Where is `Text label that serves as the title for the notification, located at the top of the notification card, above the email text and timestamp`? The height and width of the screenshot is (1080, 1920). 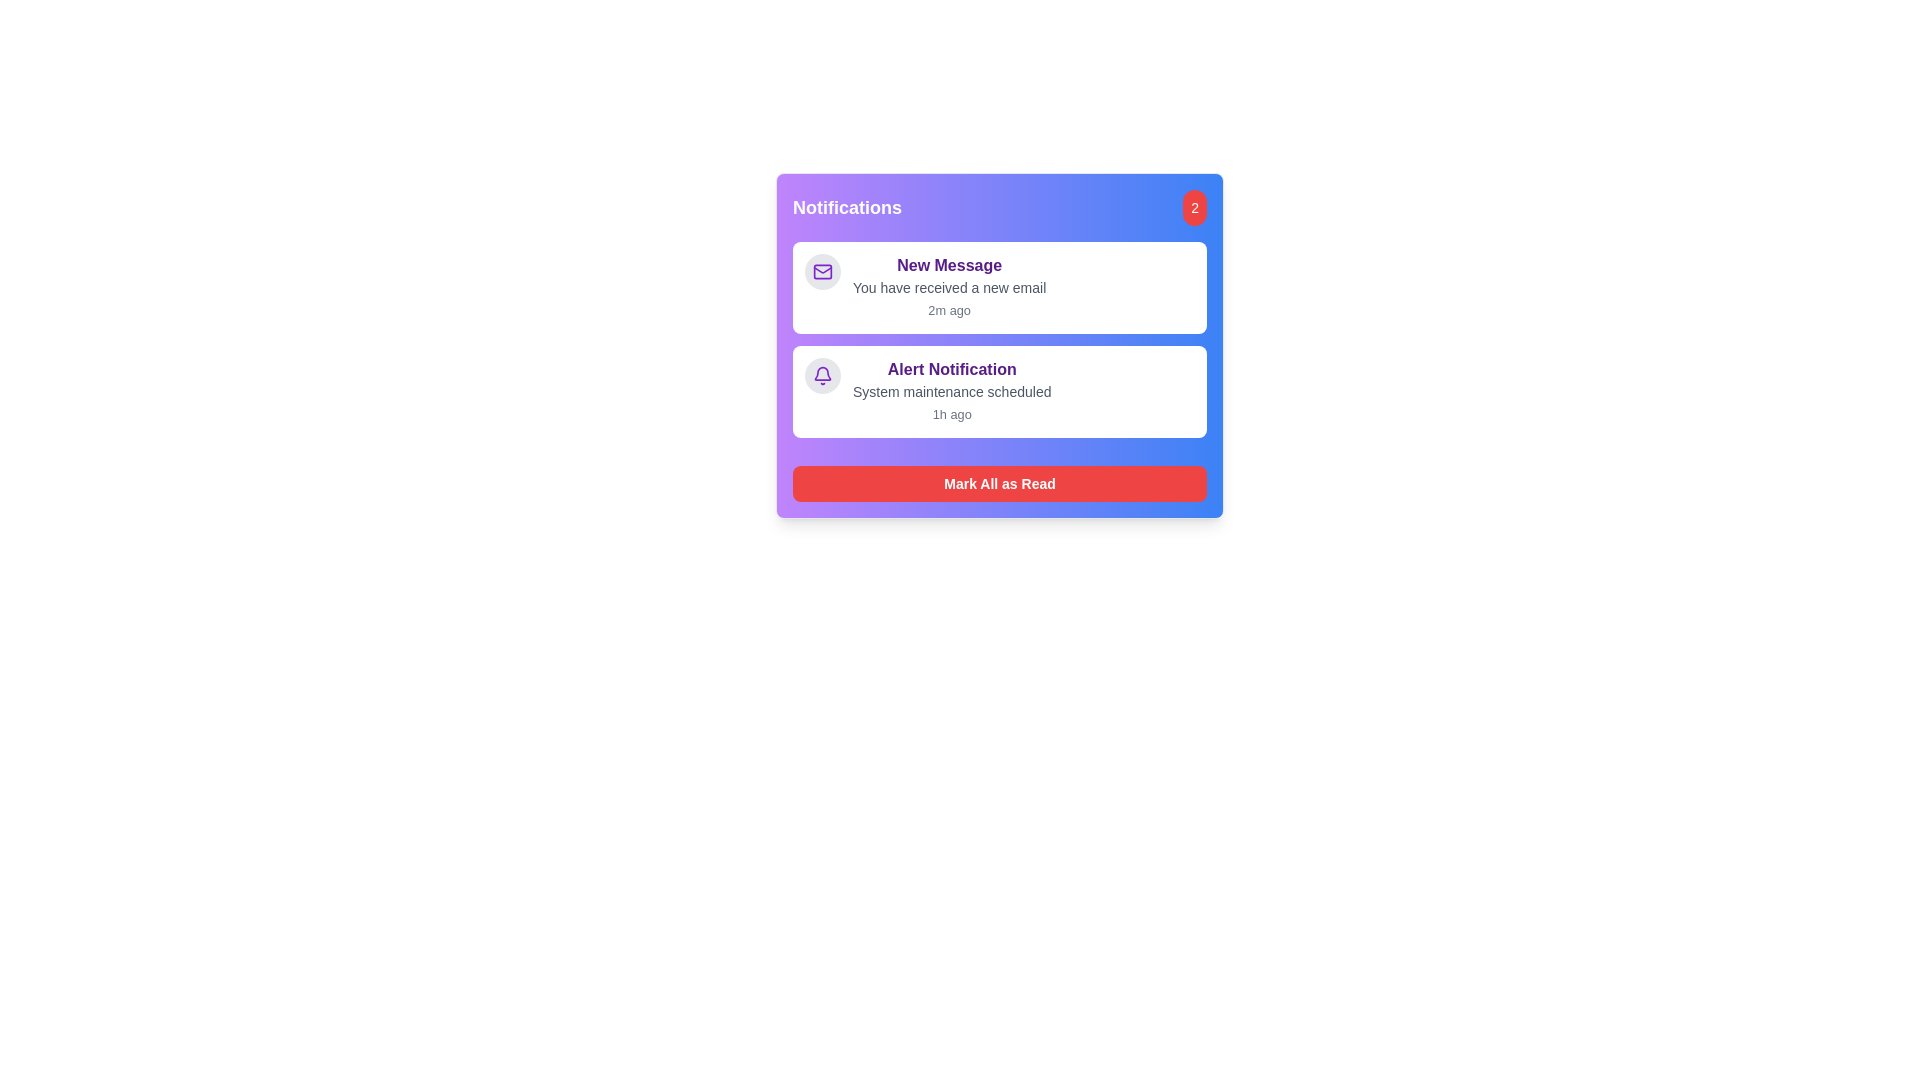
Text label that serves as the title for the notification, located at the top of the notification card, above the email text and timestamp is located at coordinates (948, 265).